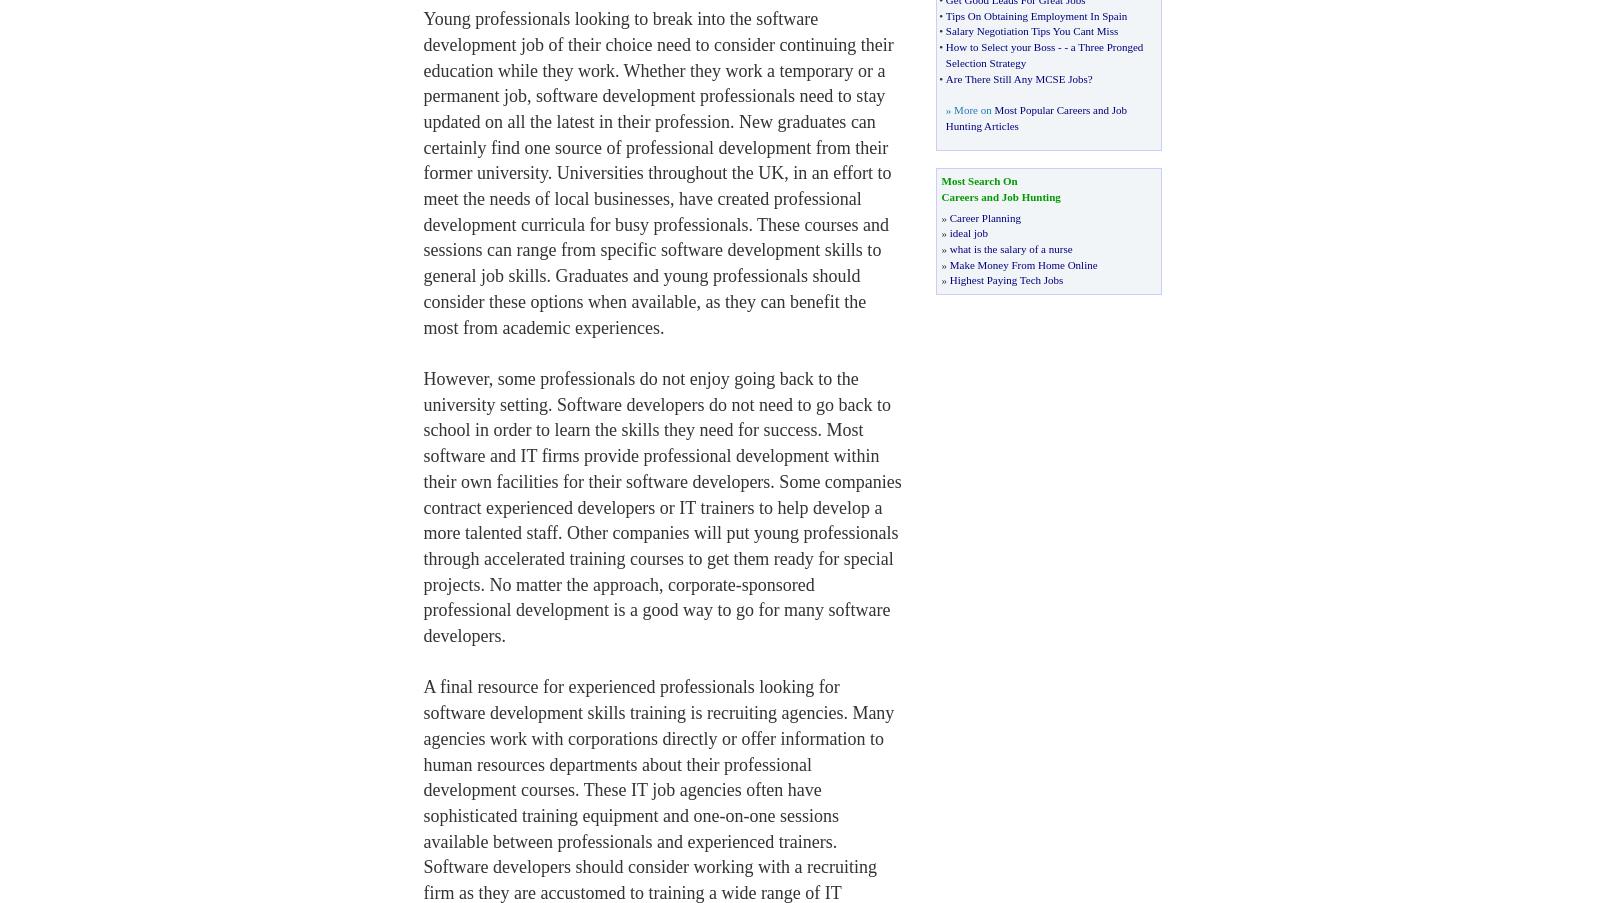 The height and width of the screenshot is (903, 1600). Describe the element at coordinates (1036, 117) in the screenshot. I see `'Most Popular Careers and Job Hunting Articles'` at that location.